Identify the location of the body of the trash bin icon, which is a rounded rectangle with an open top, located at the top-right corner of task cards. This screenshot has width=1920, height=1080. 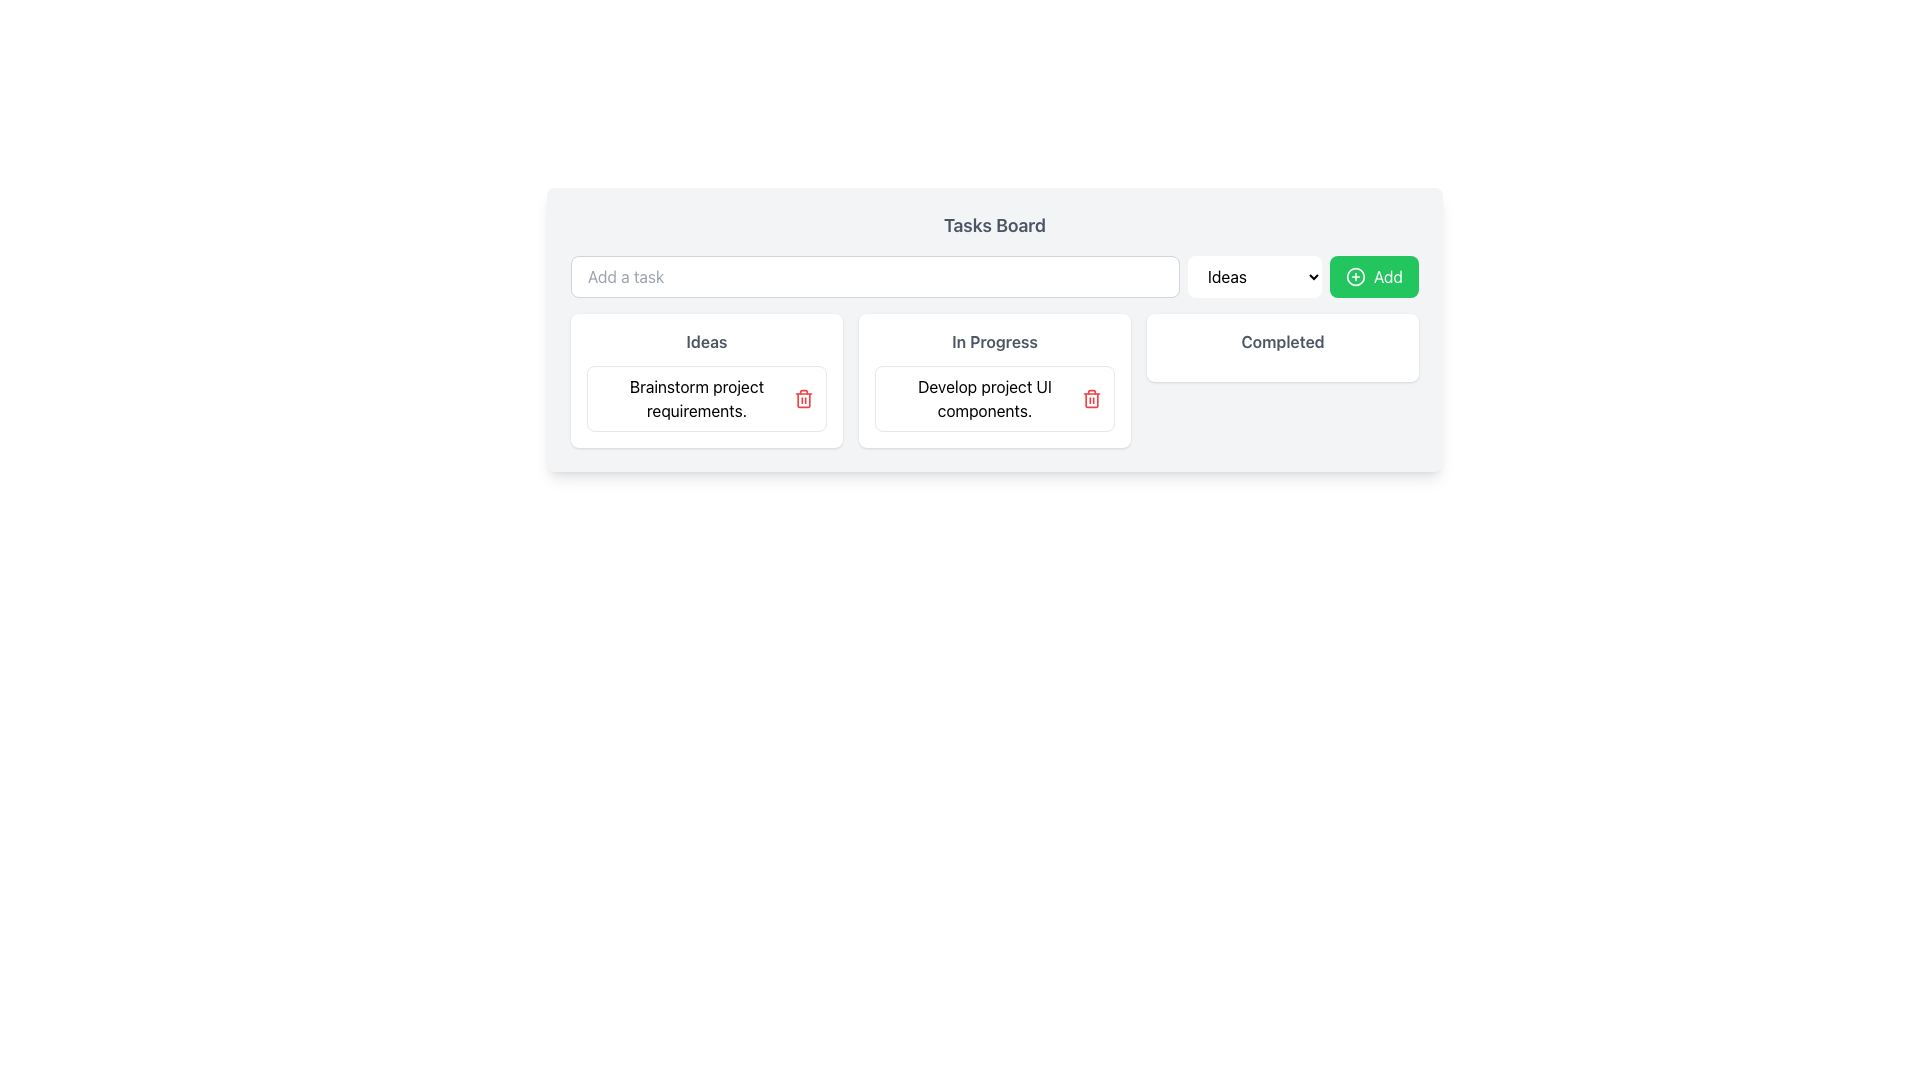
(804, 400).